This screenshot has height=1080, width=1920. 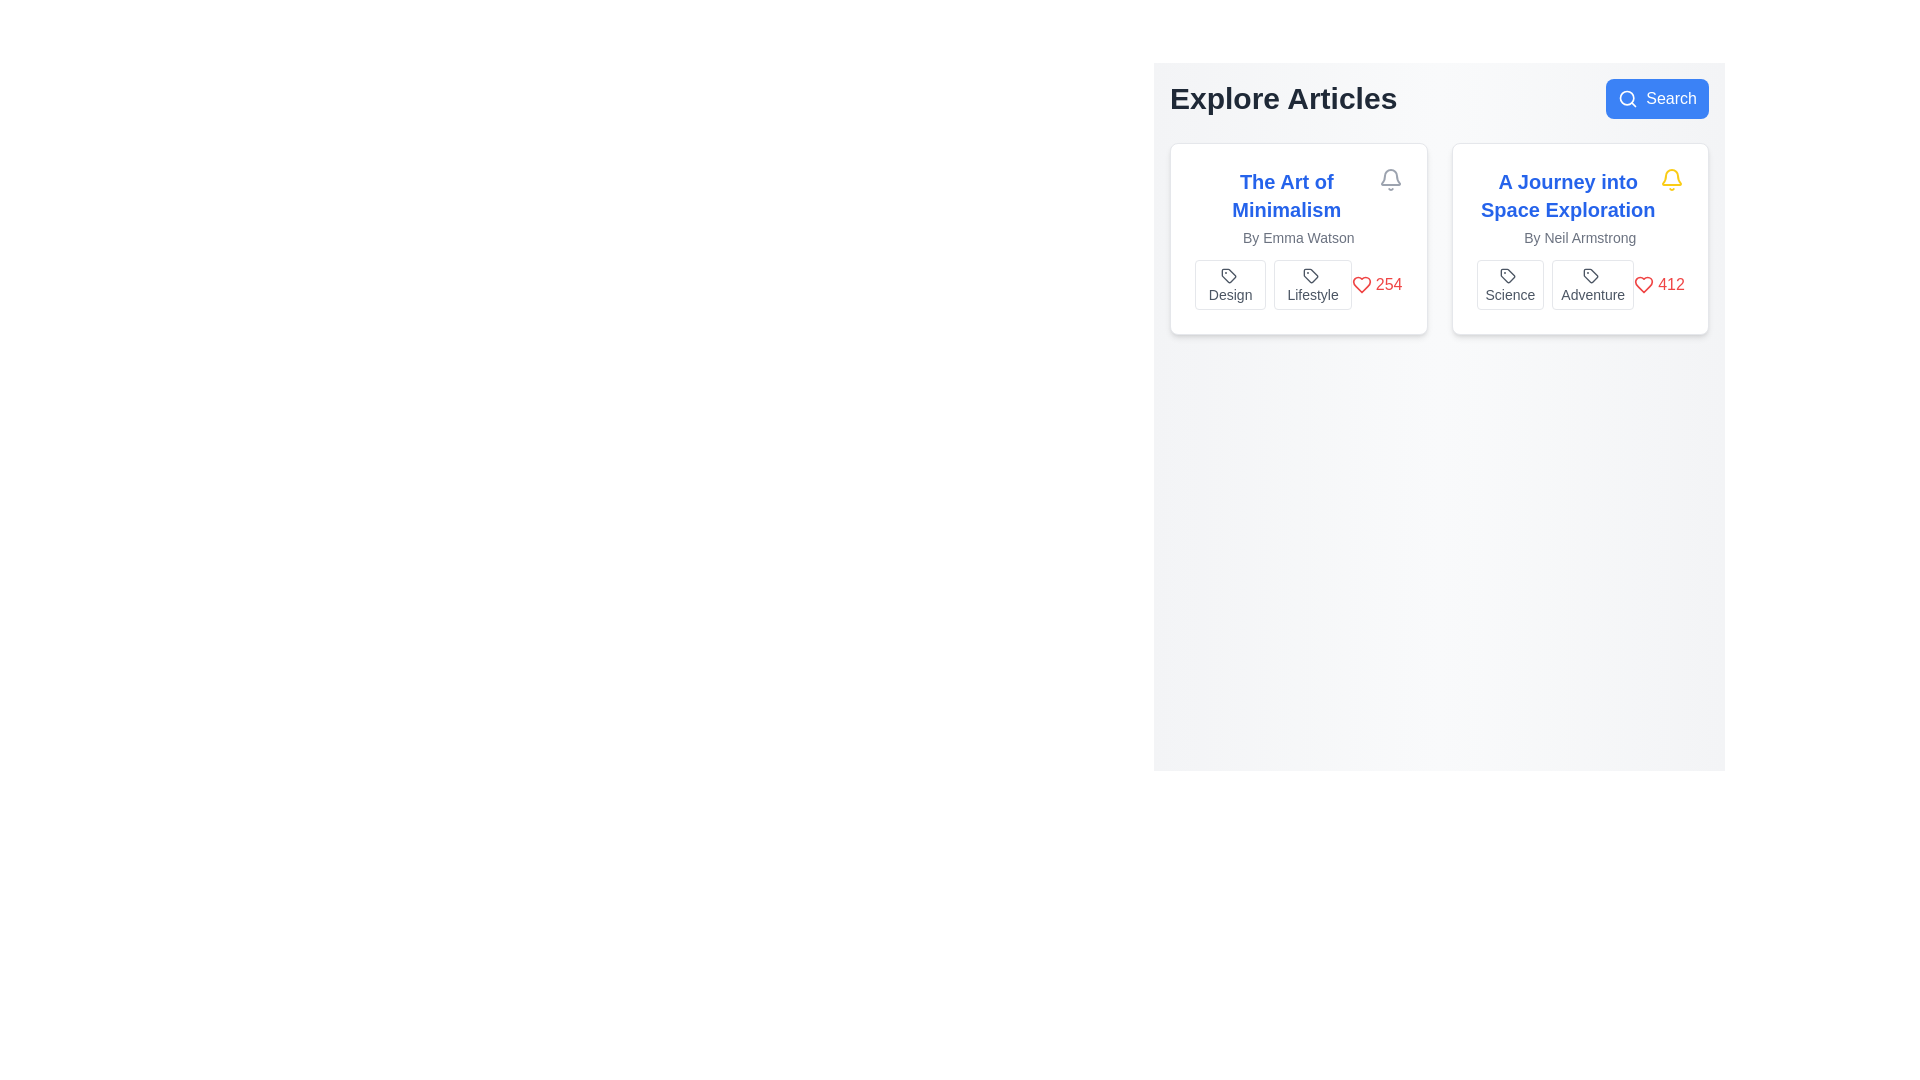 What do you see at coordinates (1510, 285) in the screenshot?
I see `the 'Science' label, which is a rectangular UI component styled in gray with a tag icon on the left, positioned within a card titled 'A Journey into Space Exploration.'` at bounding box center [1510, 285].